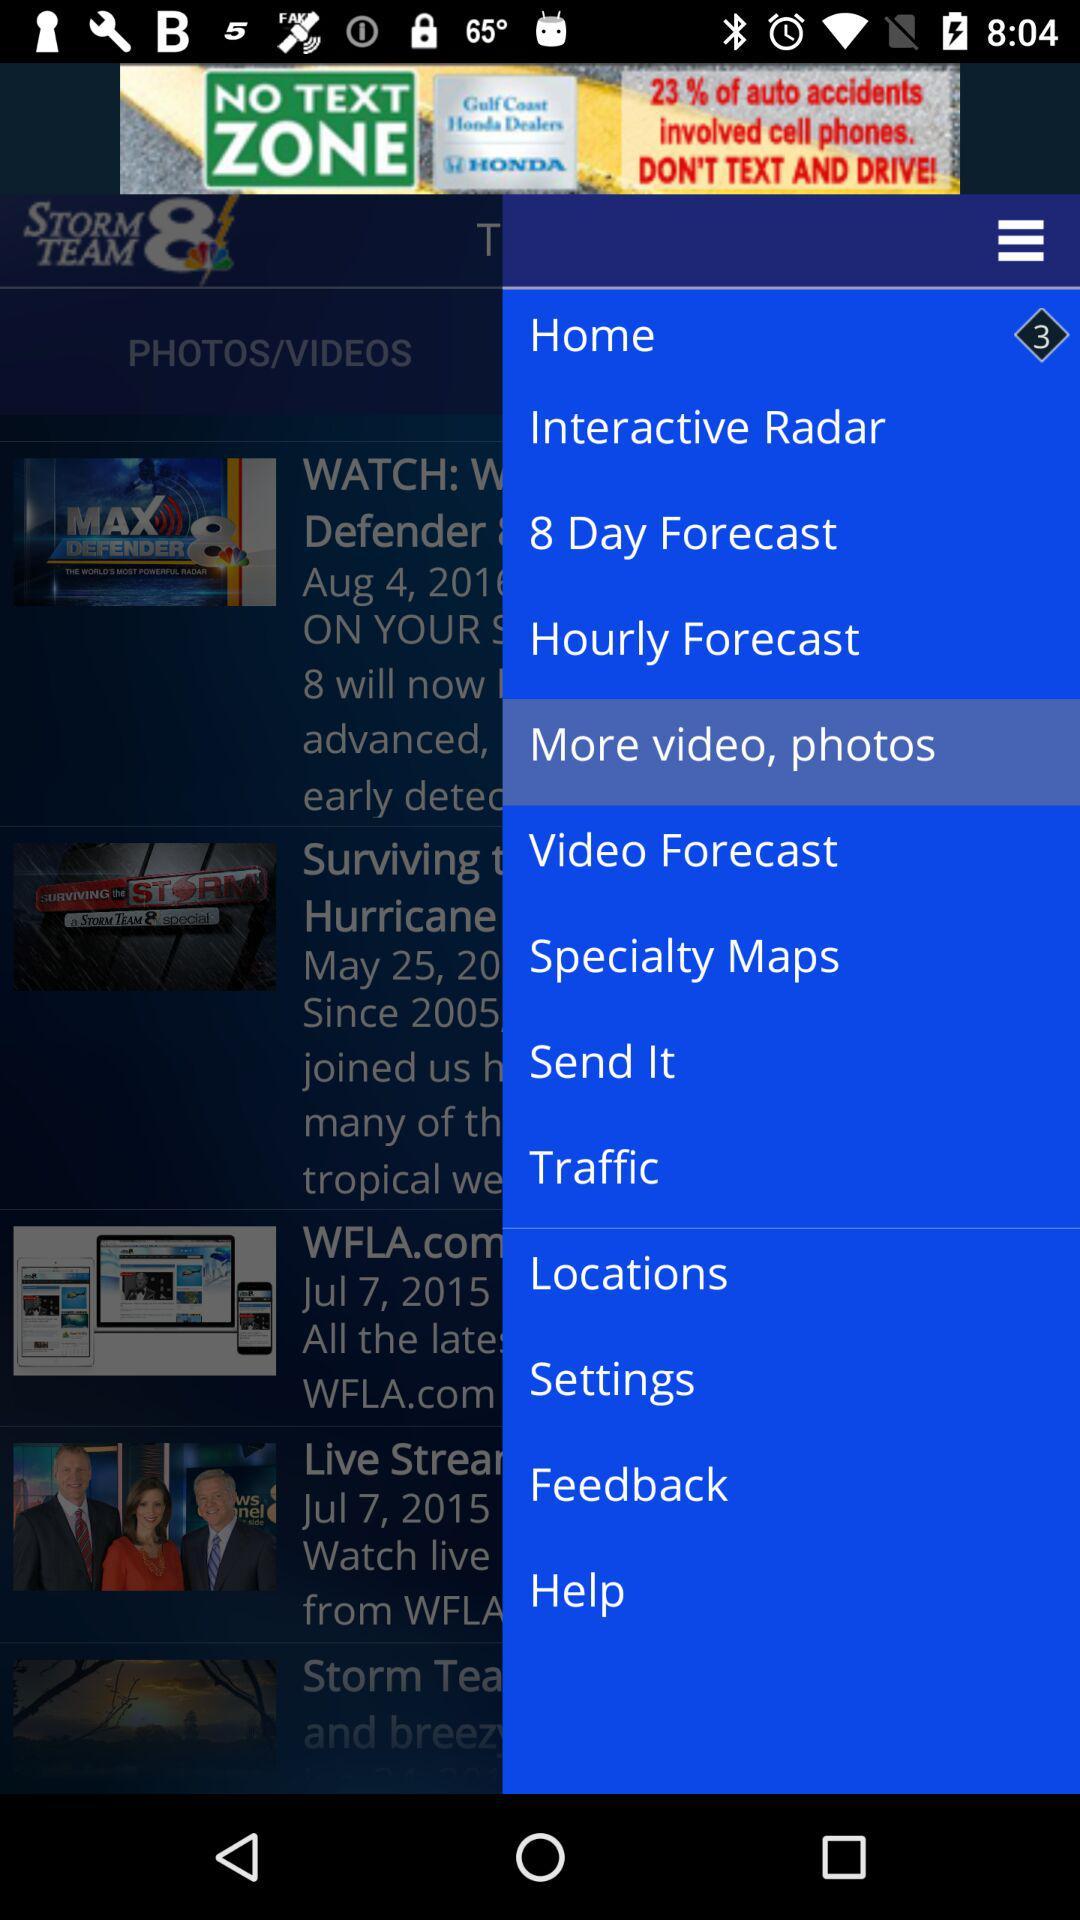 This screenshot has height=1920, width=1080. What do you see at coordinates (144, 1300) in the screenshot?
I see `the third image which is on the left corner of the page` at bounding box center [144, 1300].